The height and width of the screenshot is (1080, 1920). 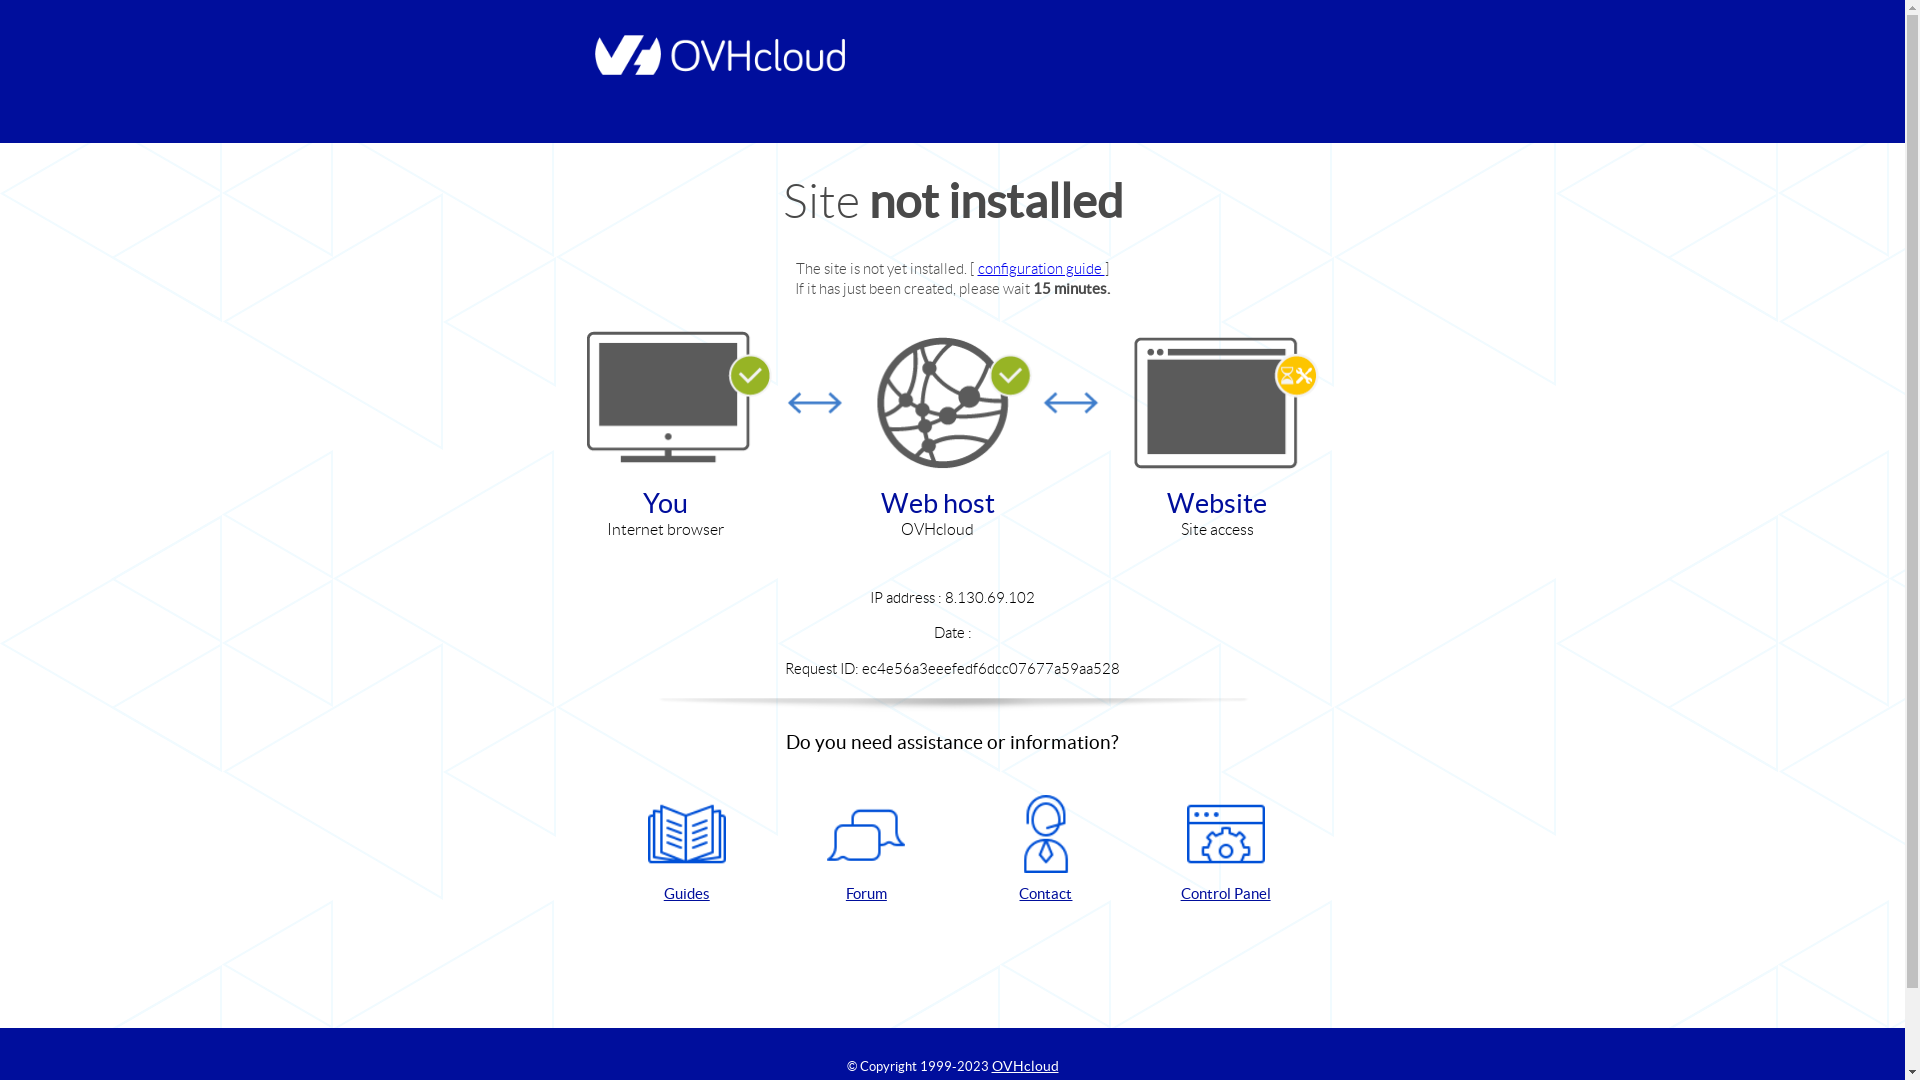 What do you see at coordinates (1224, 849) in the screenshot?
I see `'Control Panel'` at bounding box center [1224, 849].